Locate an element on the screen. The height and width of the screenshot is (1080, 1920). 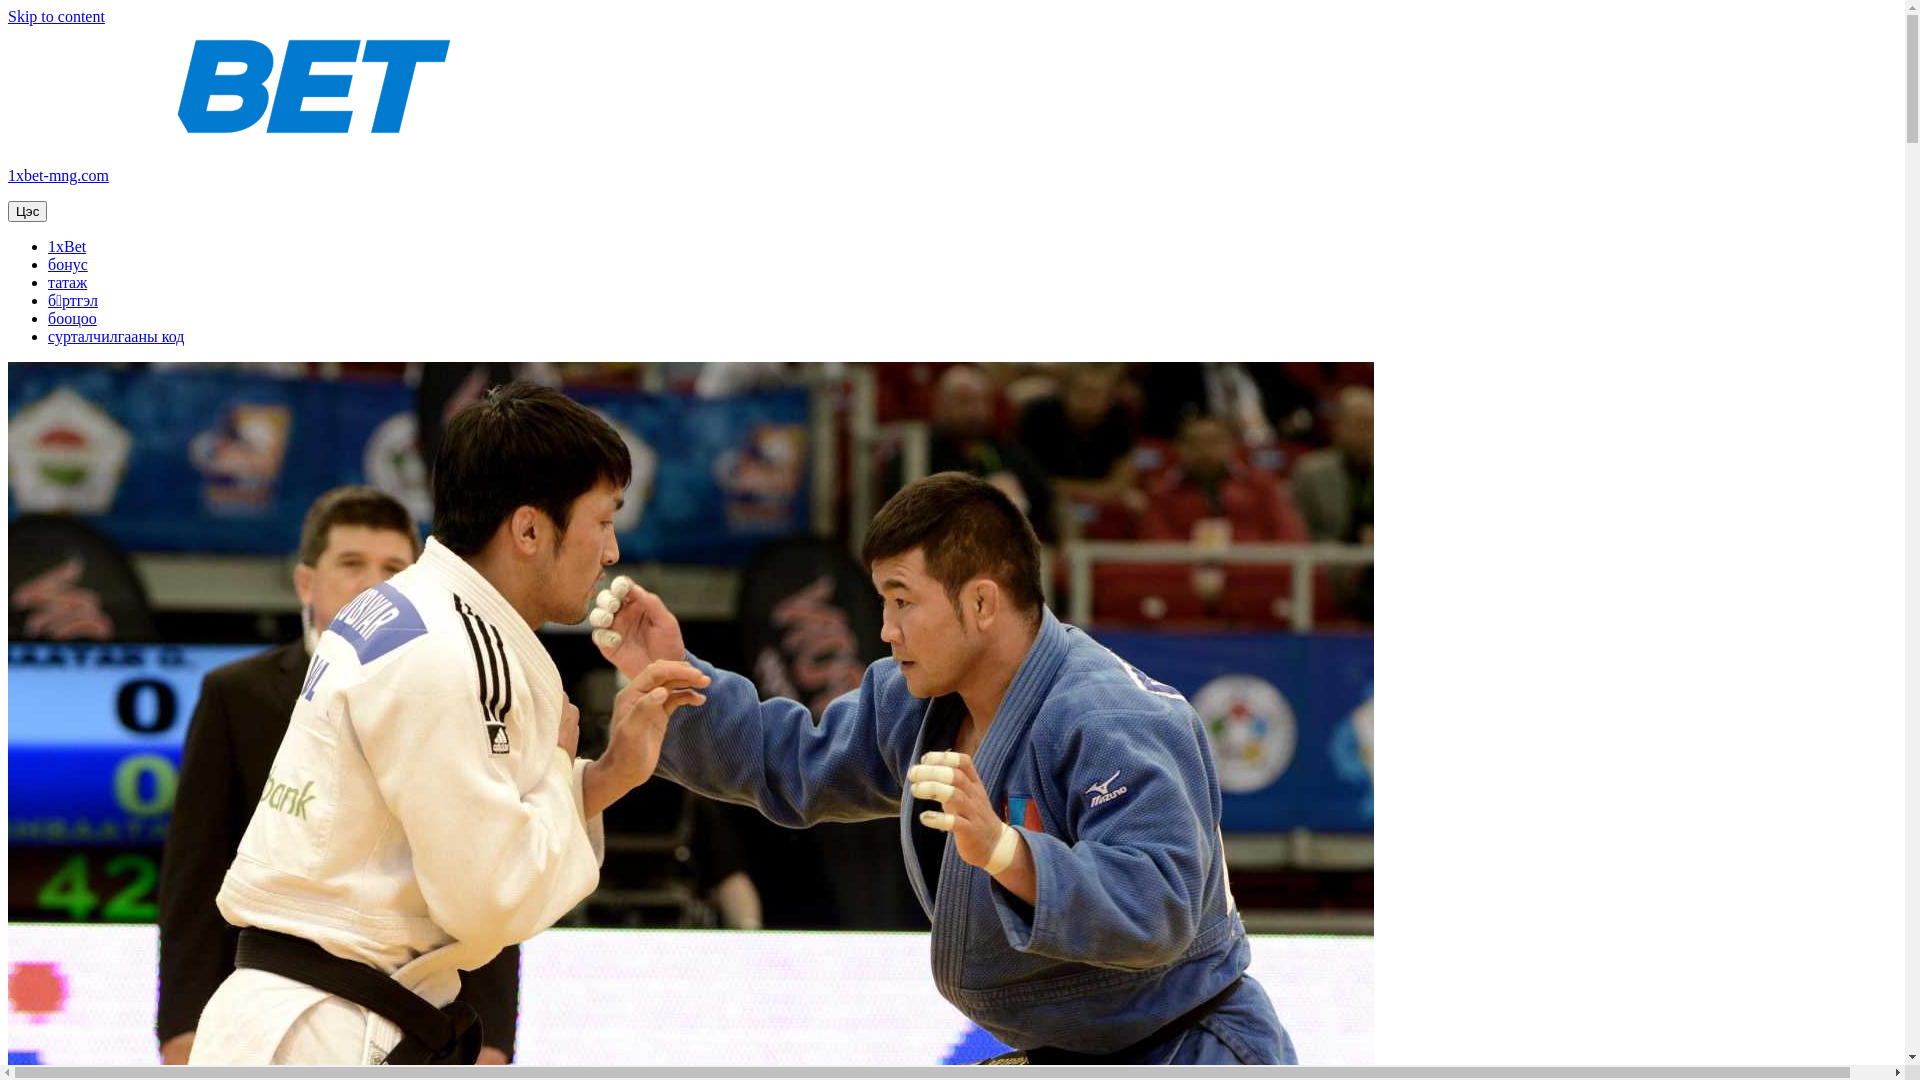
'Skip to content' is located at coordinates (56, 16).